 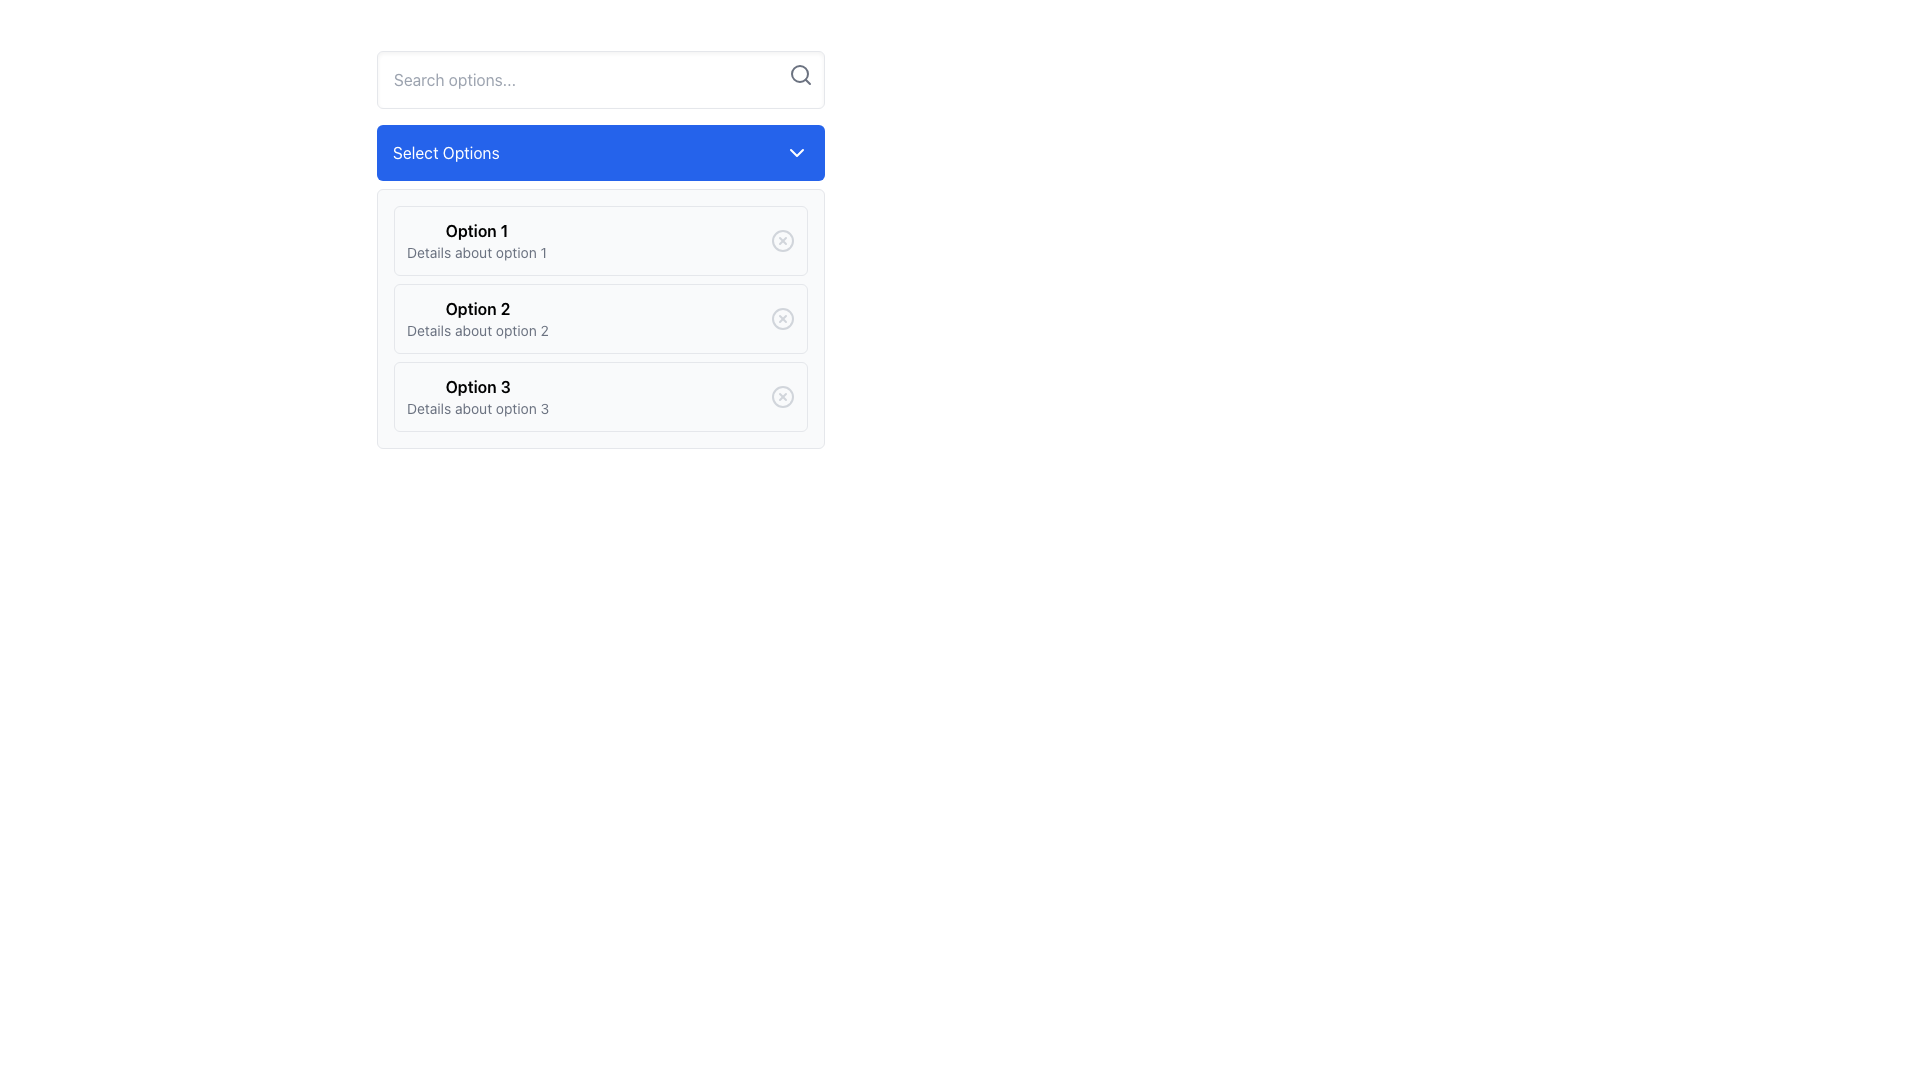 I want to click on the selectable list item titled 'Option 2' which has a light gray background and contains details about option 2, positioned centrally in the list of options, so click(x=599, y=318).